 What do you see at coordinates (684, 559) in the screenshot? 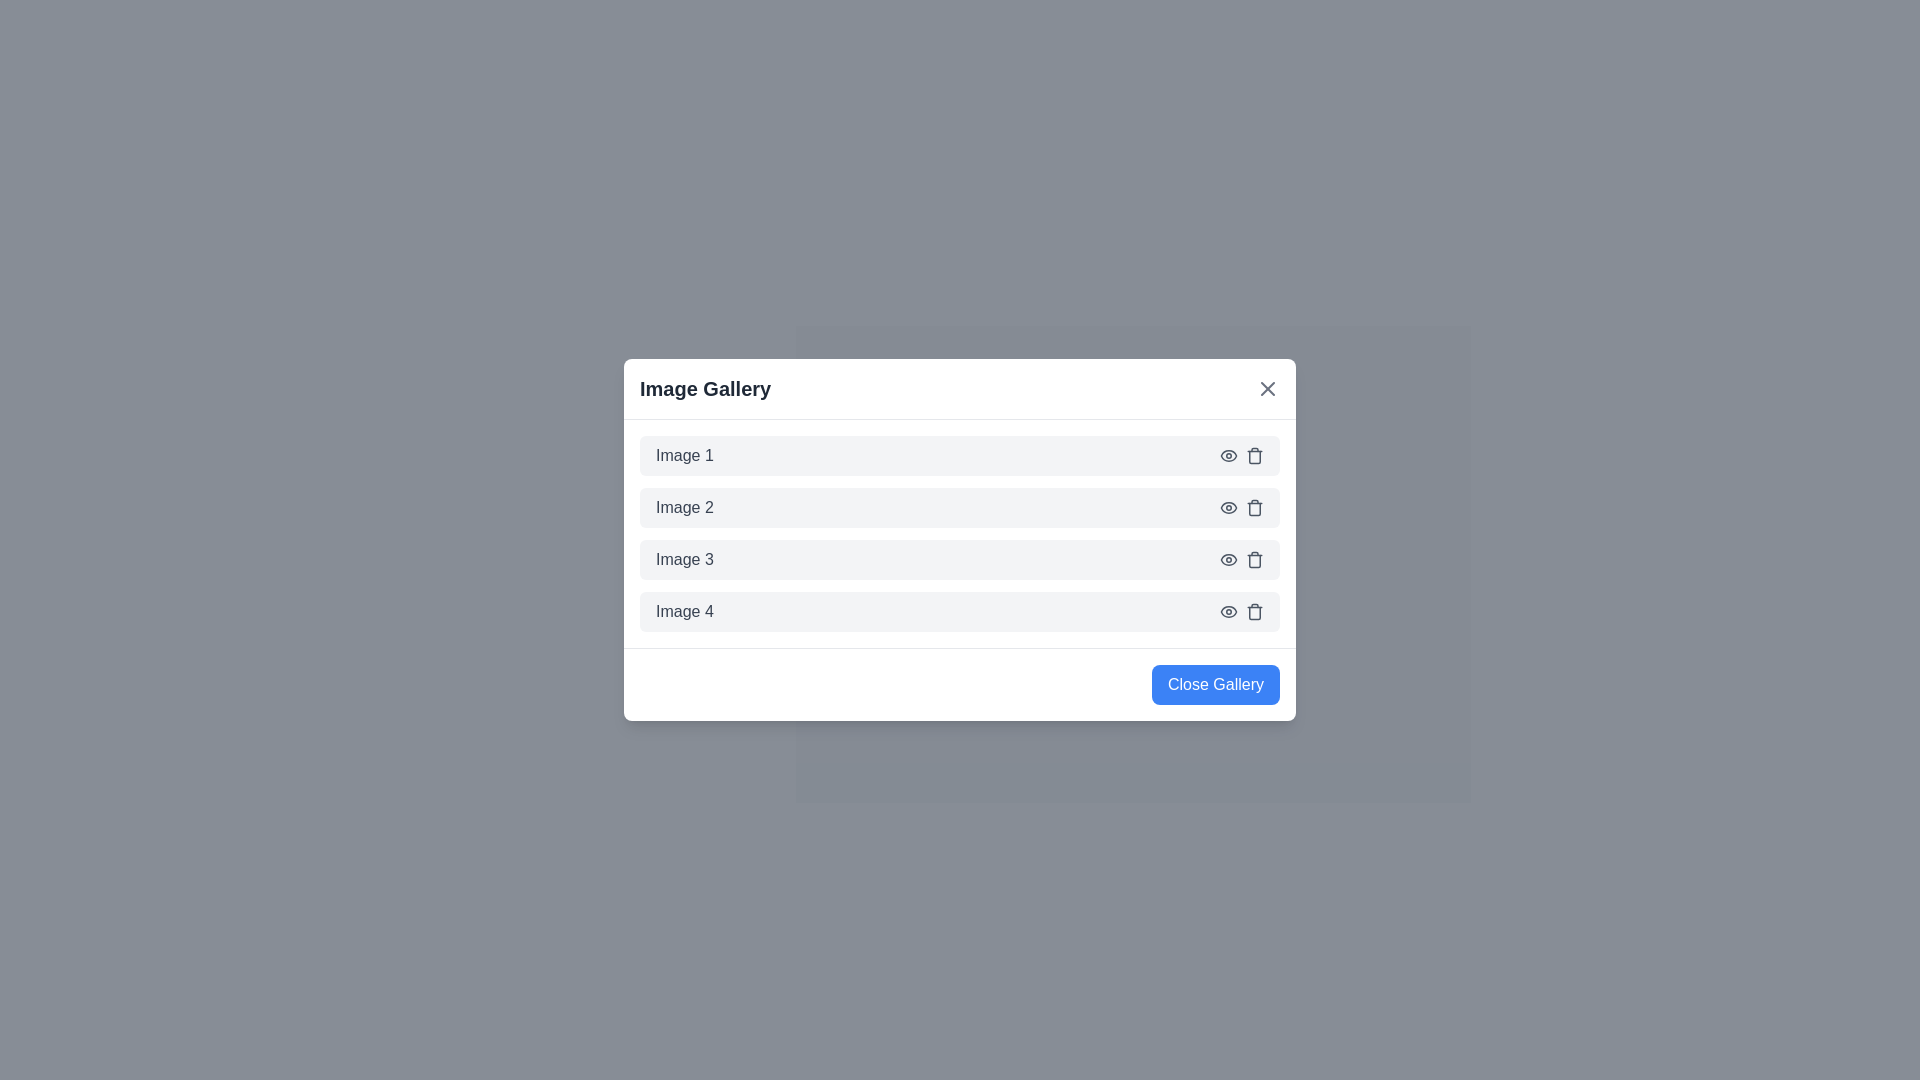
I see `the text label that identifies the third image in the gallery, positioned between 'Image 2' and 'Image 4' in the third row` at bounding box center [684, 559].